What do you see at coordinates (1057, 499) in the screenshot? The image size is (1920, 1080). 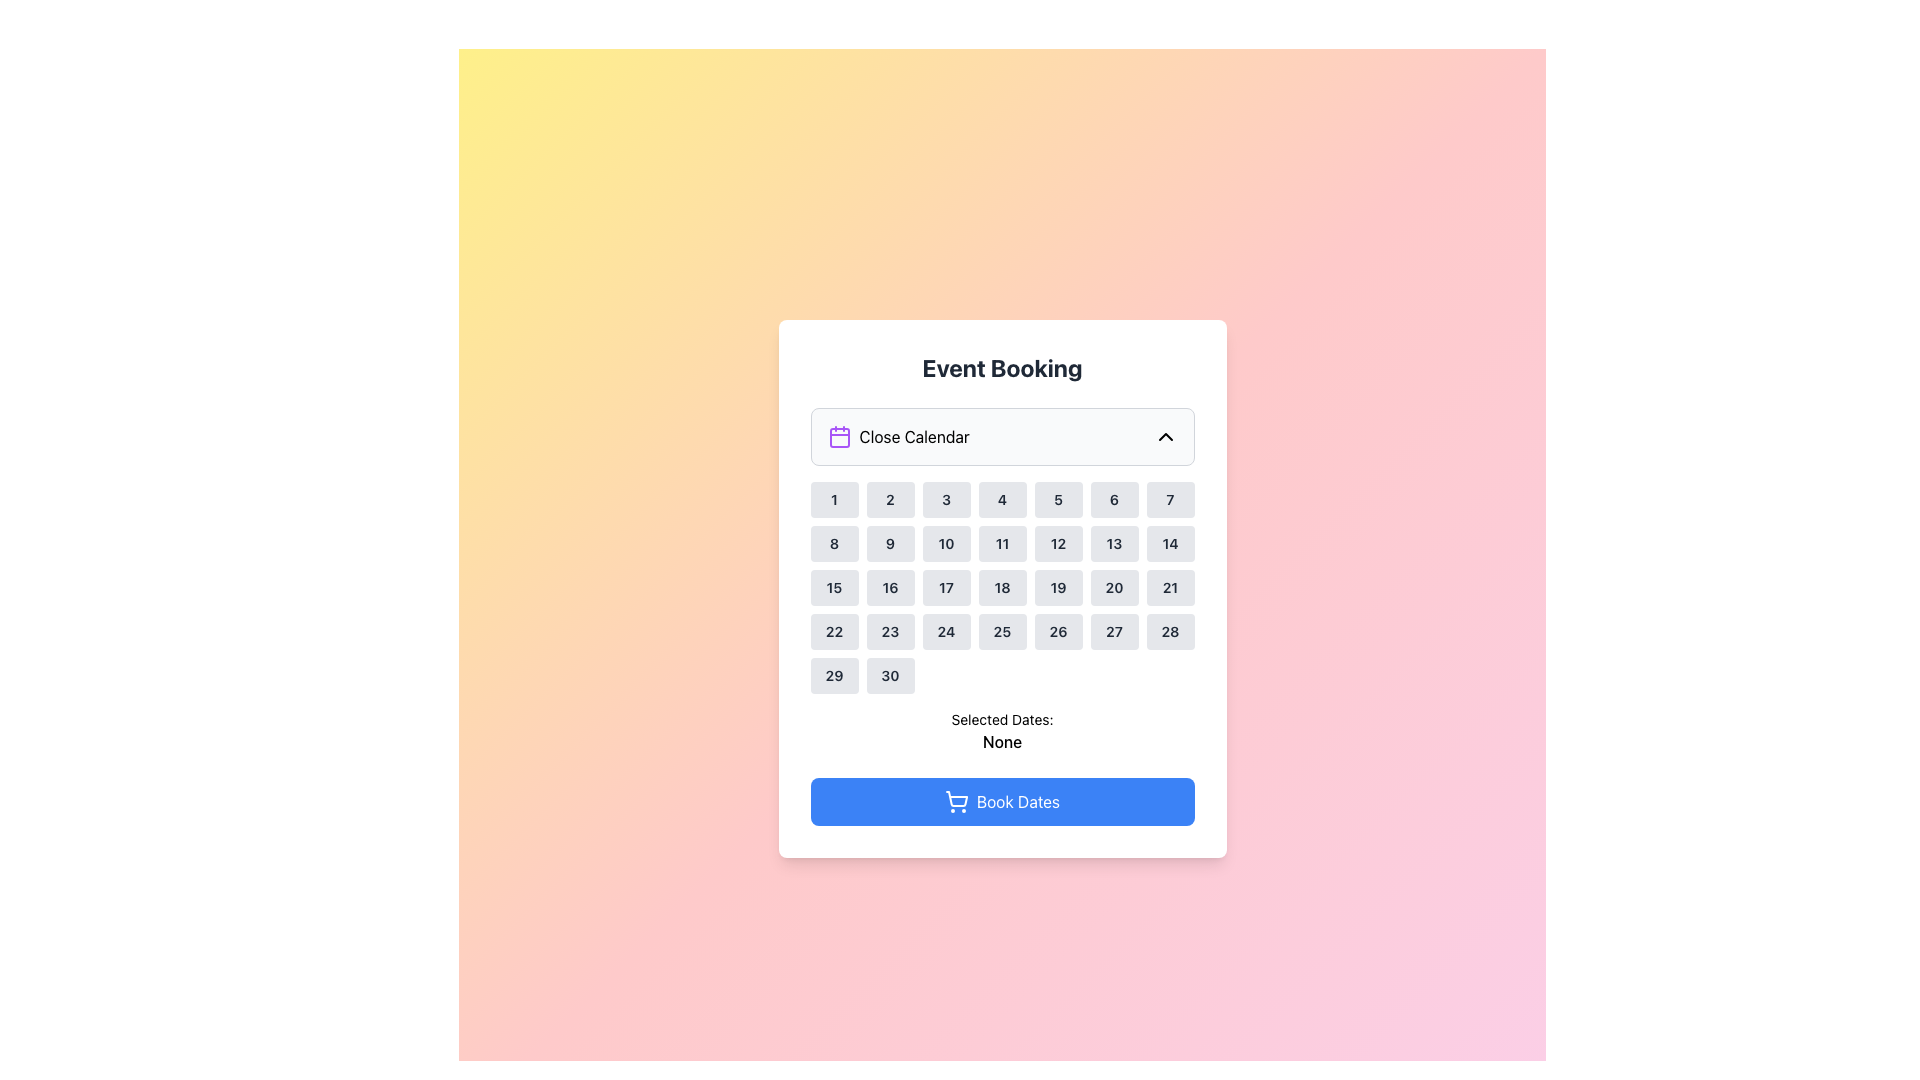 I see `the fifth button` at bounding box center [1057, 499].